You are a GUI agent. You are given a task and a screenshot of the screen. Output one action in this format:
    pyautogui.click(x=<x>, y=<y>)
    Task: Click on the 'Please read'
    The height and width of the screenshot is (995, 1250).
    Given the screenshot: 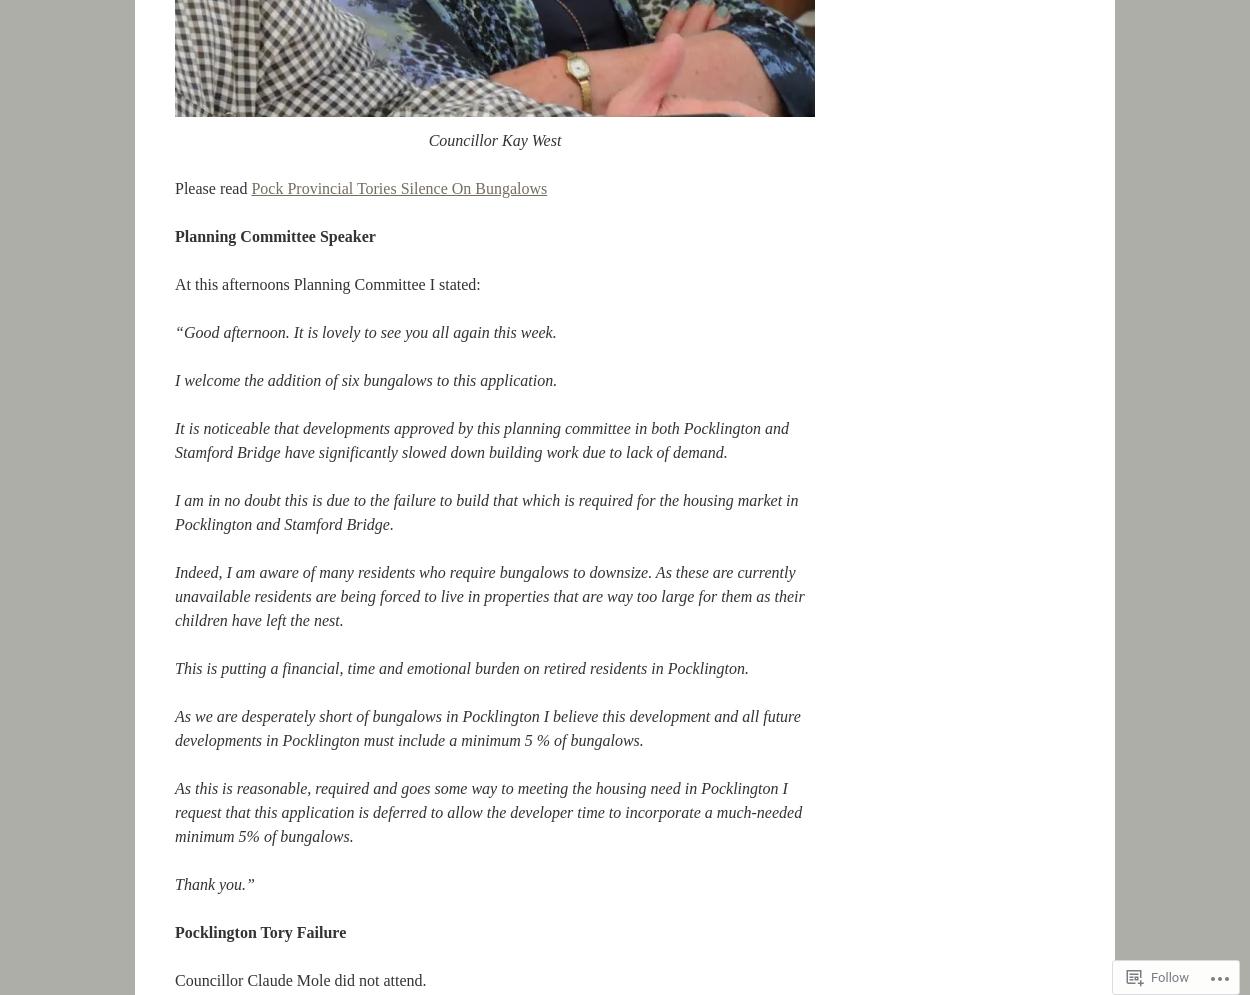 What is the action you would take?
    pyautogui.click(x=212, y=188)
    